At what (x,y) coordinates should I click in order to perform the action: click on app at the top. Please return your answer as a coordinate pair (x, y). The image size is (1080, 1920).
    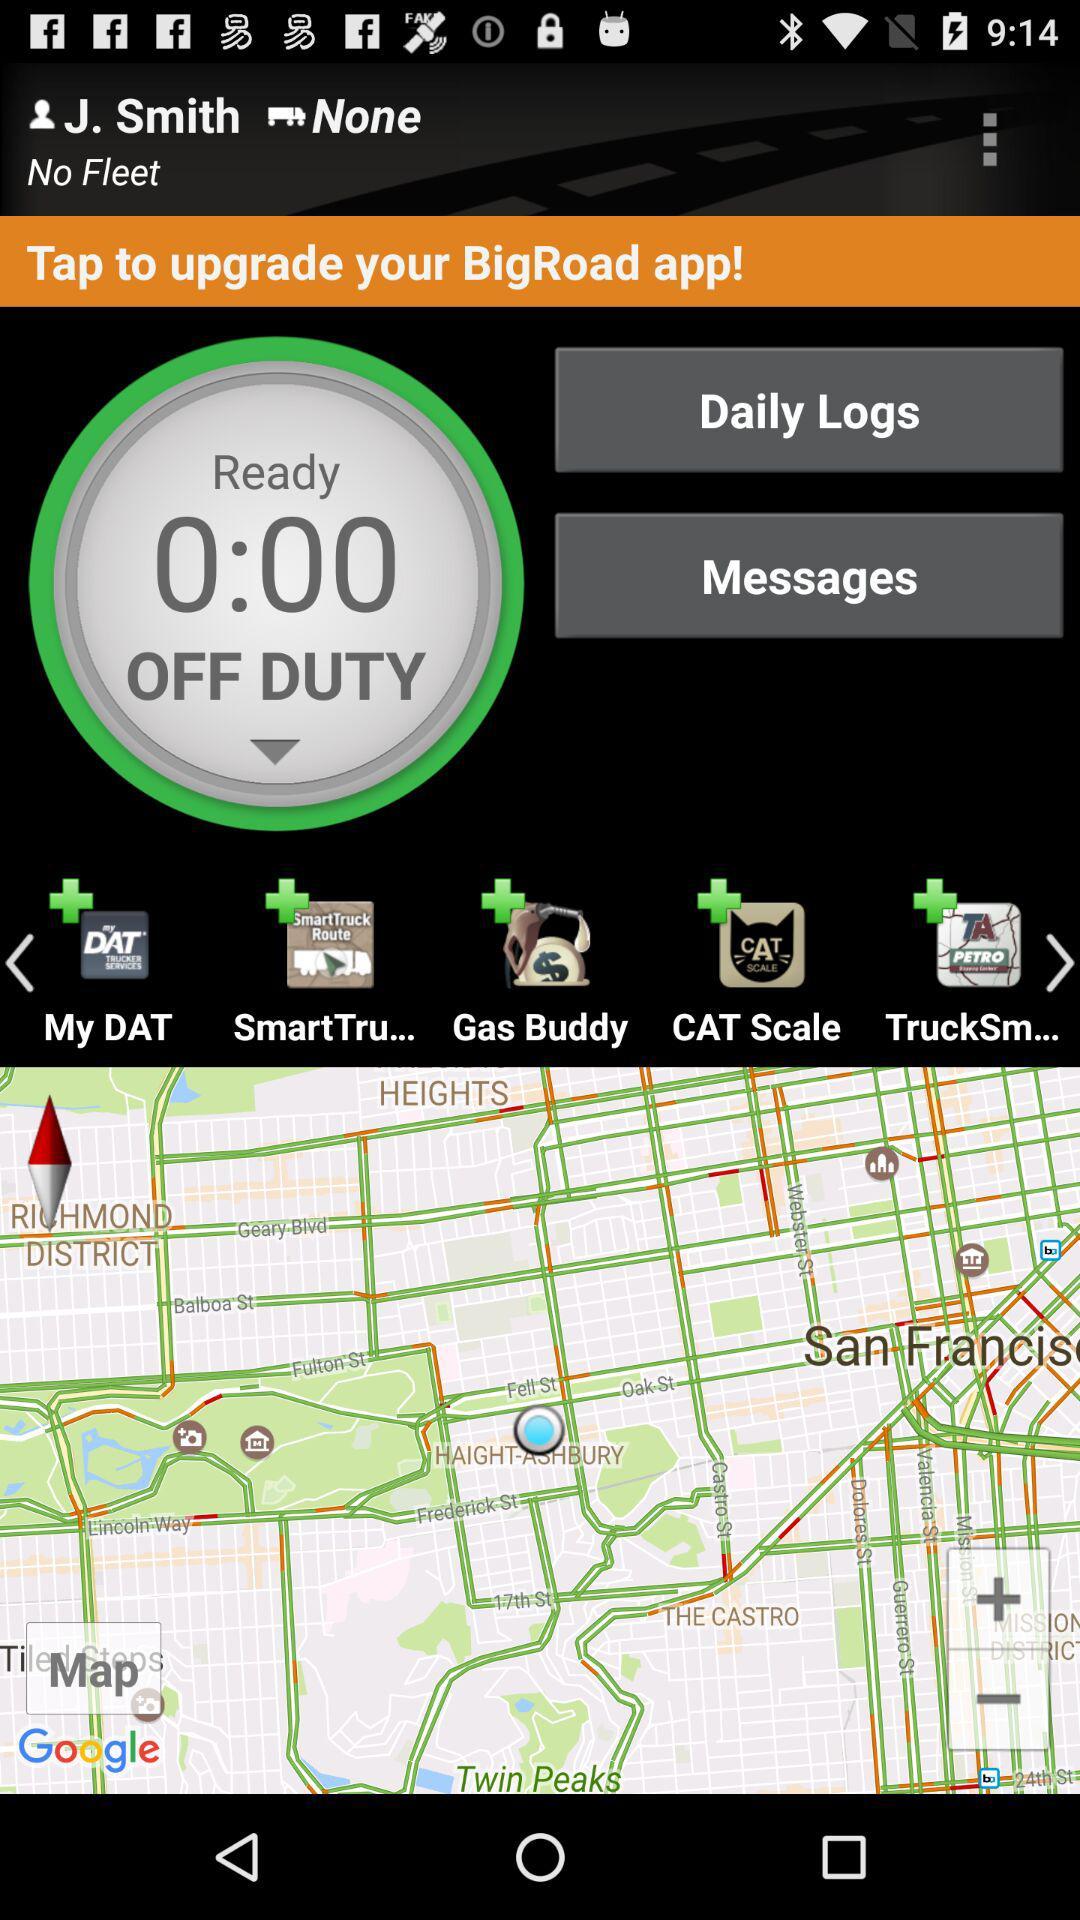
    Looking at the image, I should click on (540, 260).